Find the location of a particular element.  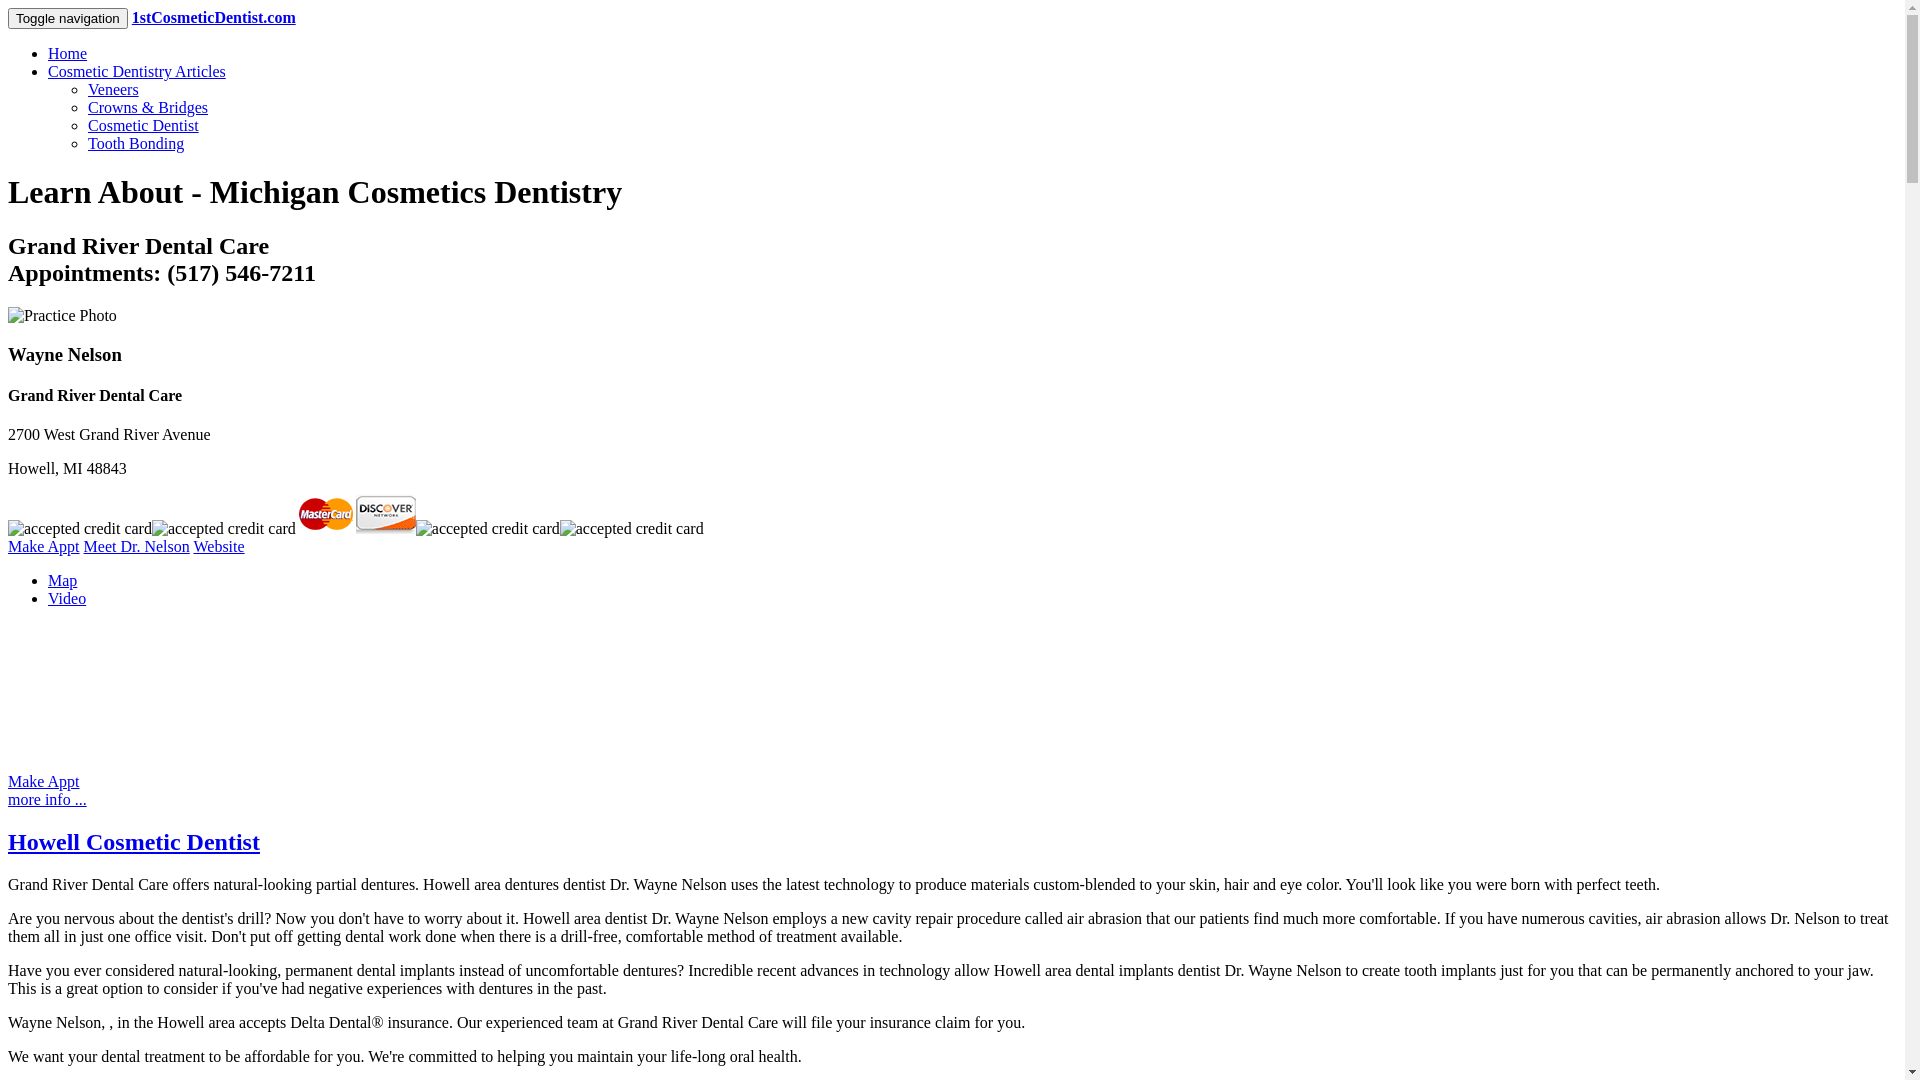

'Veneers' is located at coordinates (86, 88).